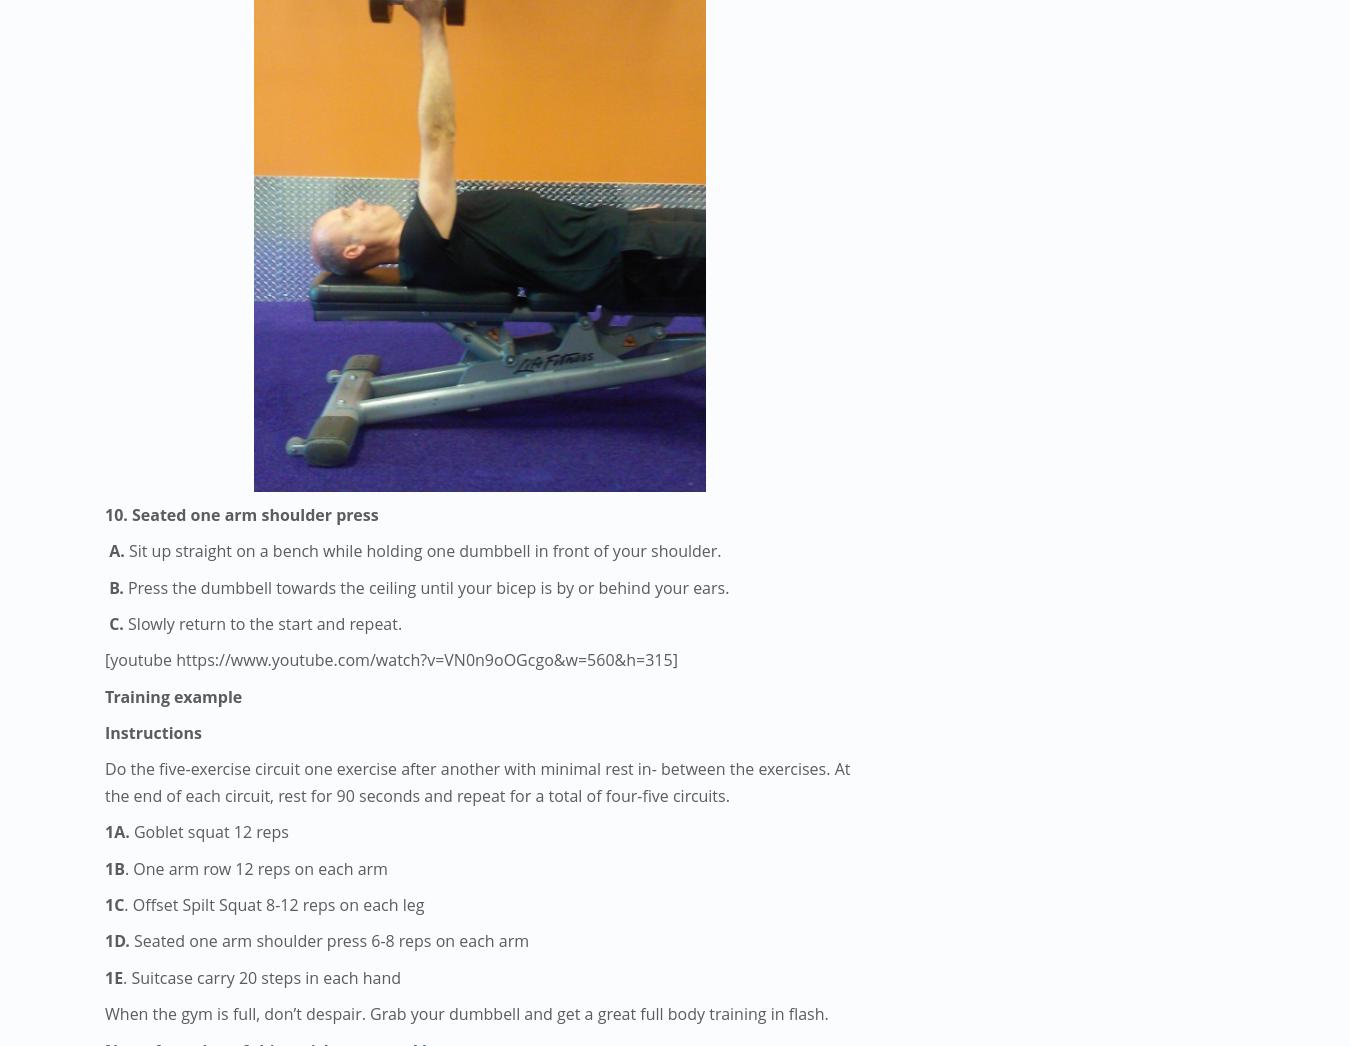 This screenshot has width=1350, height=1046. What do you see at coordinates (104, 659) in the screenshot?
I see `'[youtube https://www.youtube.com/watch?v=VN0n9oOGcgo&w=560&h=315]'` at bounding box center [104, 659].